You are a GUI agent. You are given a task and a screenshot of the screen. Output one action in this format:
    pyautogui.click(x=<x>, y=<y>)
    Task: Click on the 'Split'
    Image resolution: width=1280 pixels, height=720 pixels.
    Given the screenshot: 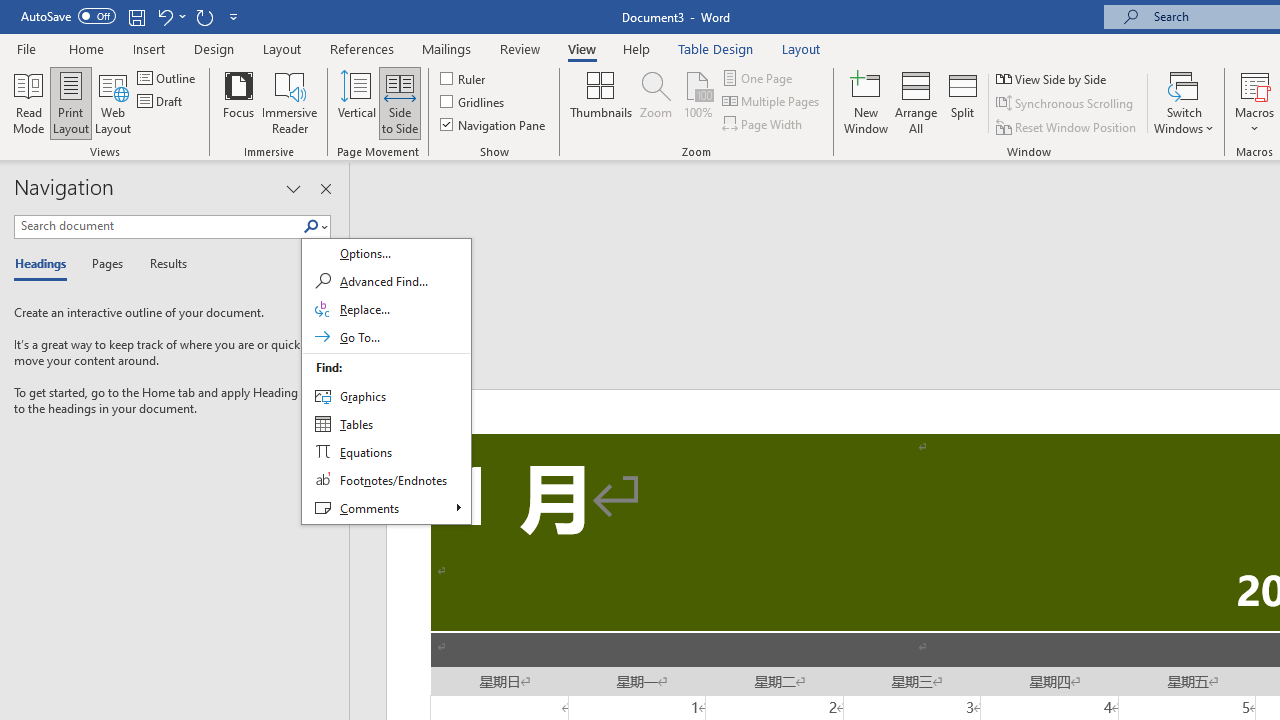 What is the action you would take?
    pyautogui.click(x=963, y=103)
    